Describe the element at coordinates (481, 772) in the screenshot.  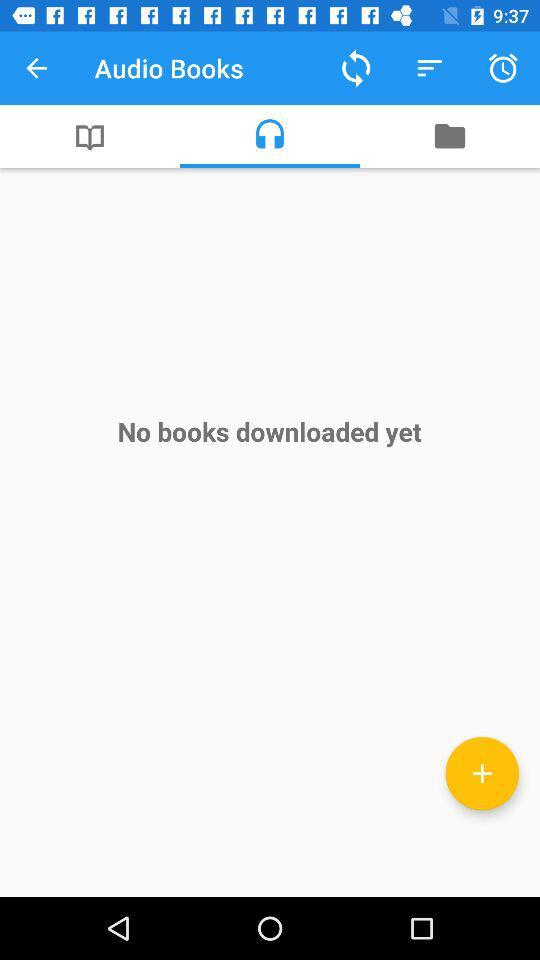
I see `the add icon` at that location.